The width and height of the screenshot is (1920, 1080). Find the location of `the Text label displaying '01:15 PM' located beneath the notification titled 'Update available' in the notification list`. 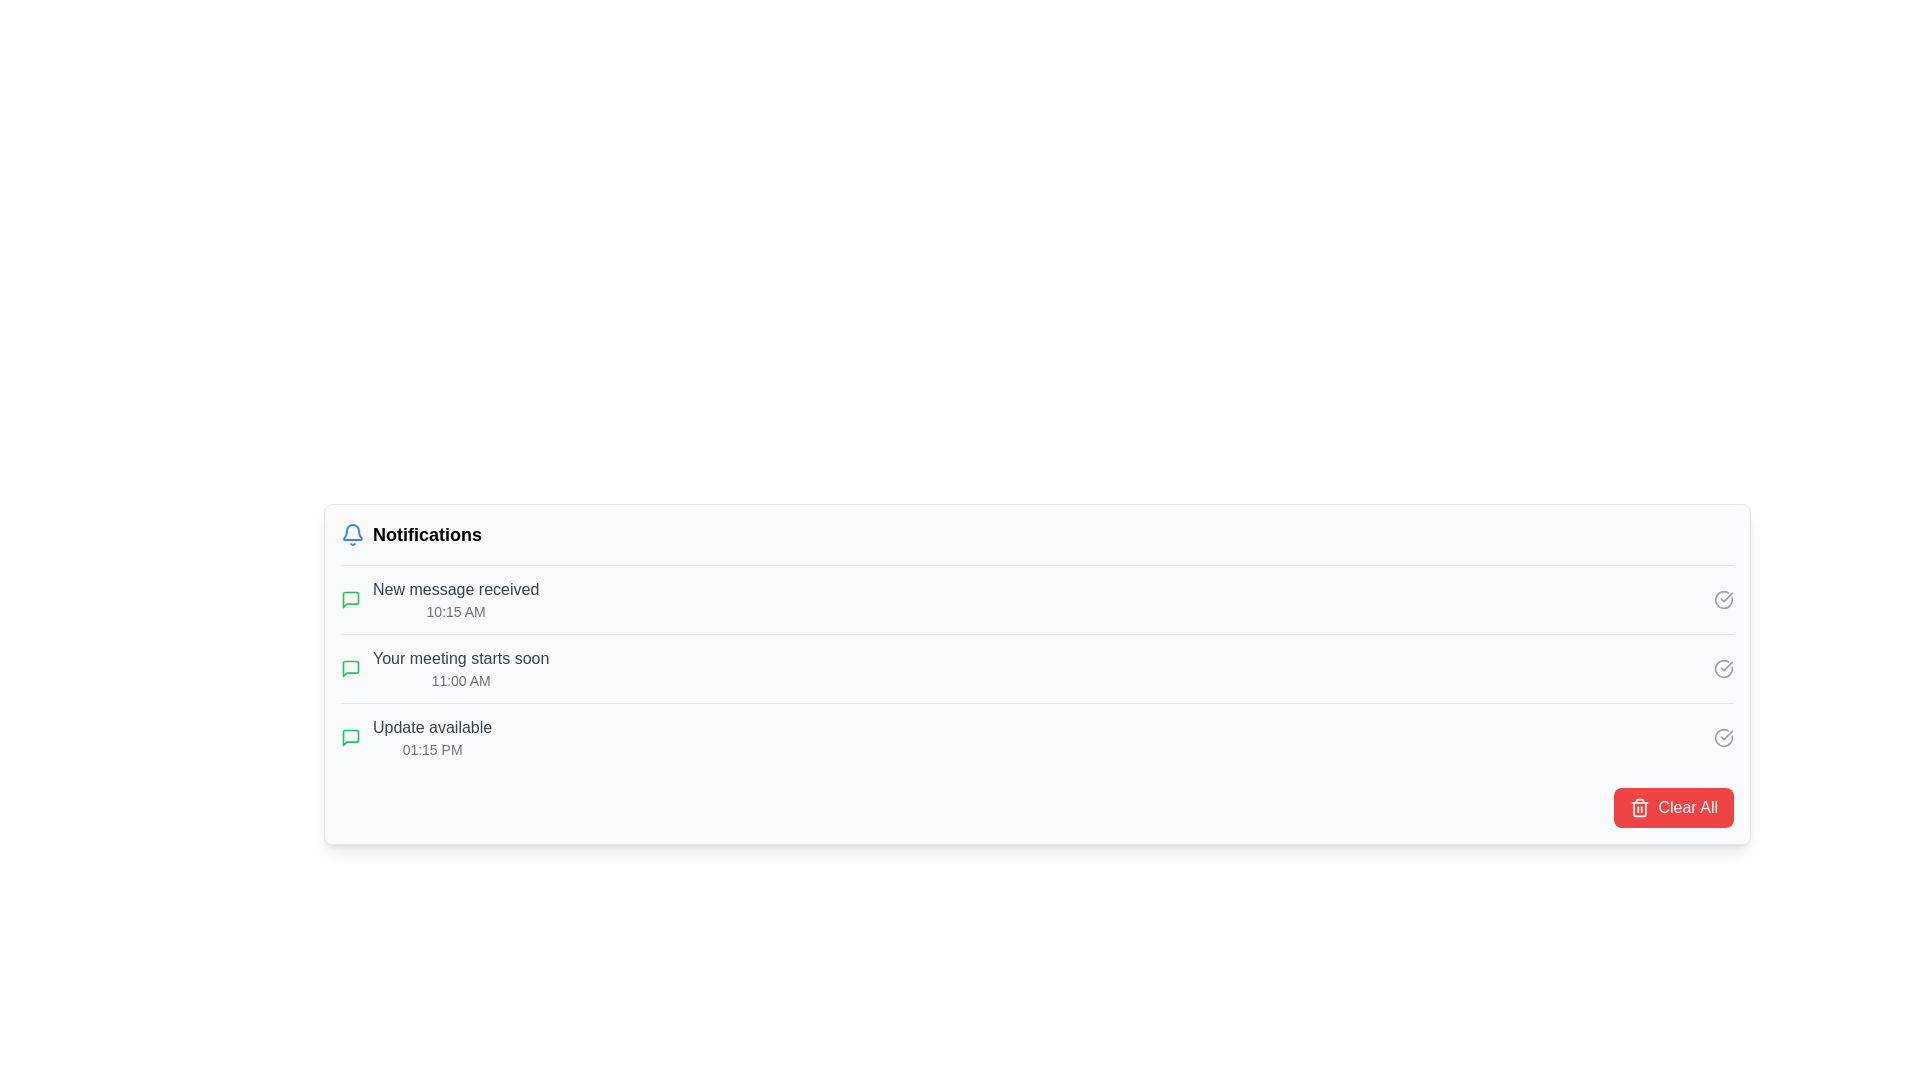

the Text label displaying '01:15 PM' located beneath the notification titled 'Update available' in the notification list is located at coordinates (431, 749).